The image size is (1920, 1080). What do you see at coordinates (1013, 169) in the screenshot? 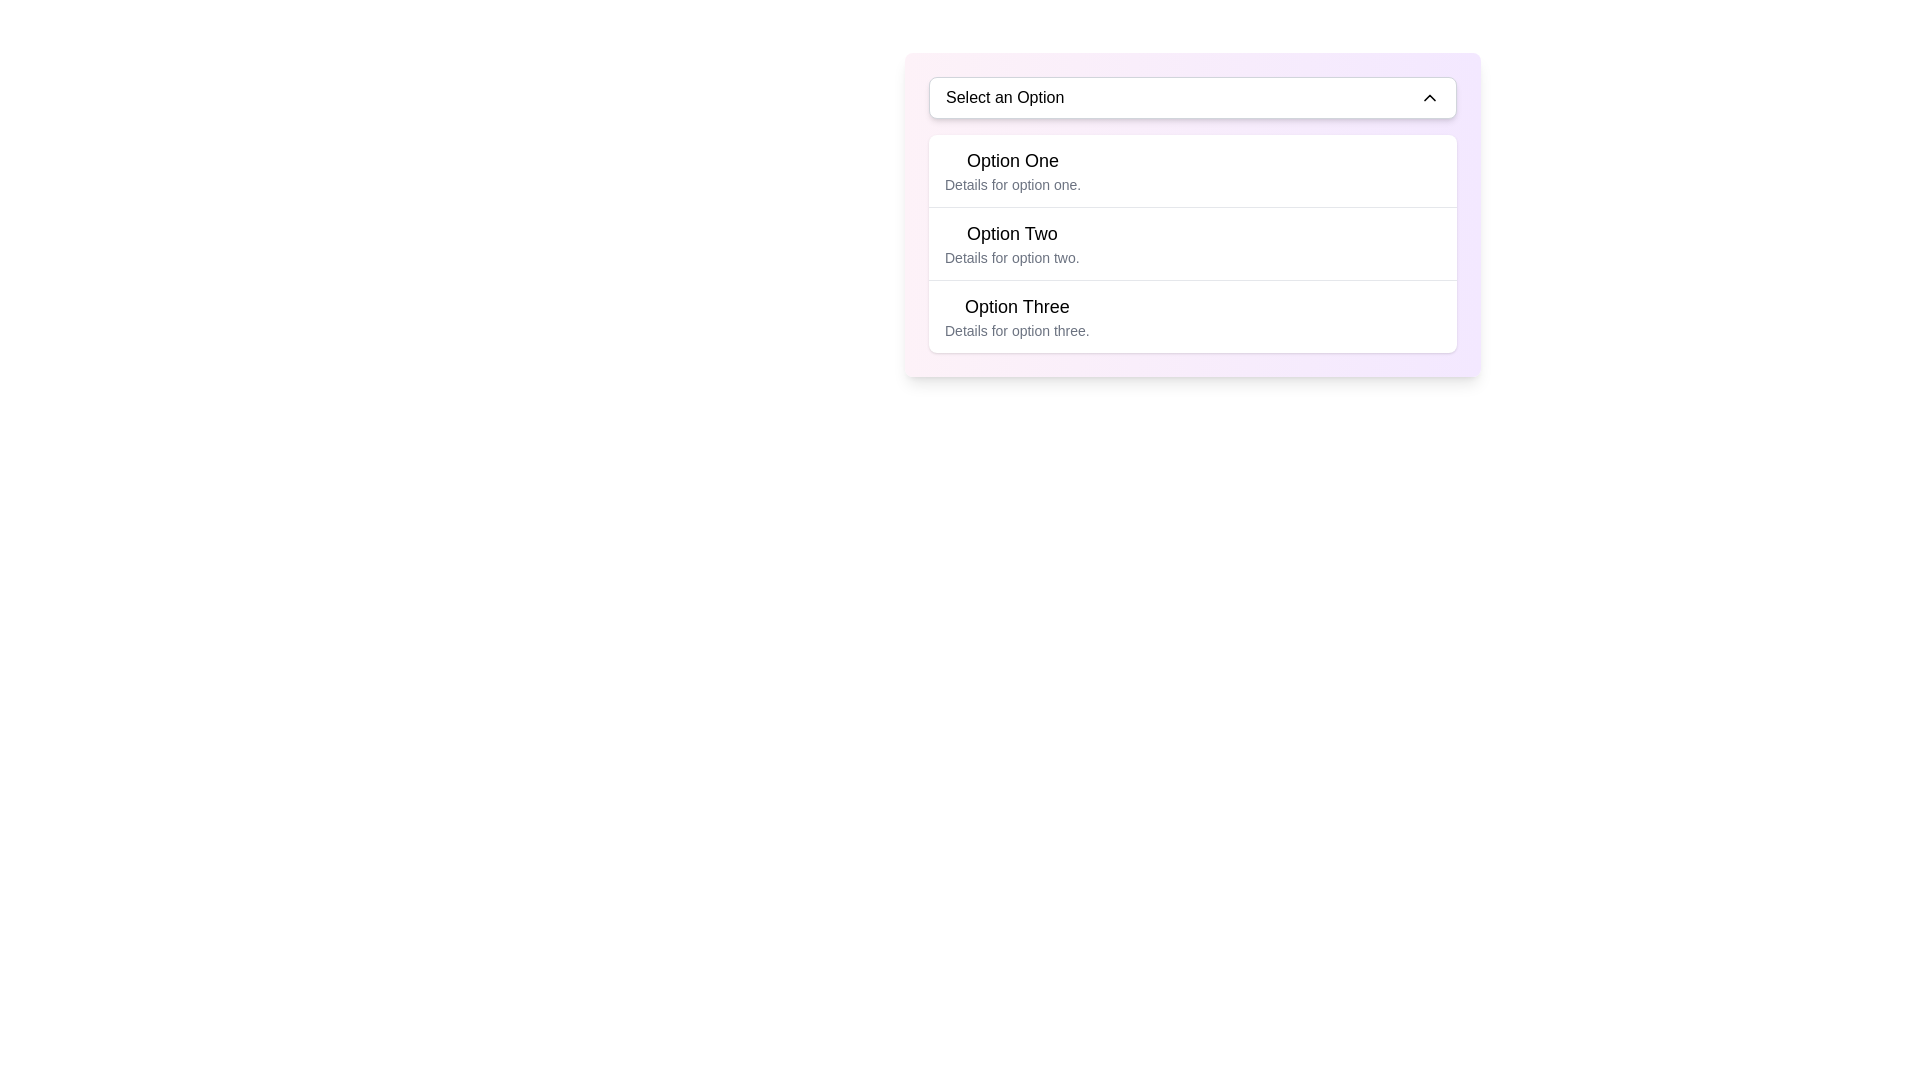
I see `the 'Option One' dropdown menu option, which is the first choice in the list under the 'Select an Option' field` at bounding box center [1013, 169].